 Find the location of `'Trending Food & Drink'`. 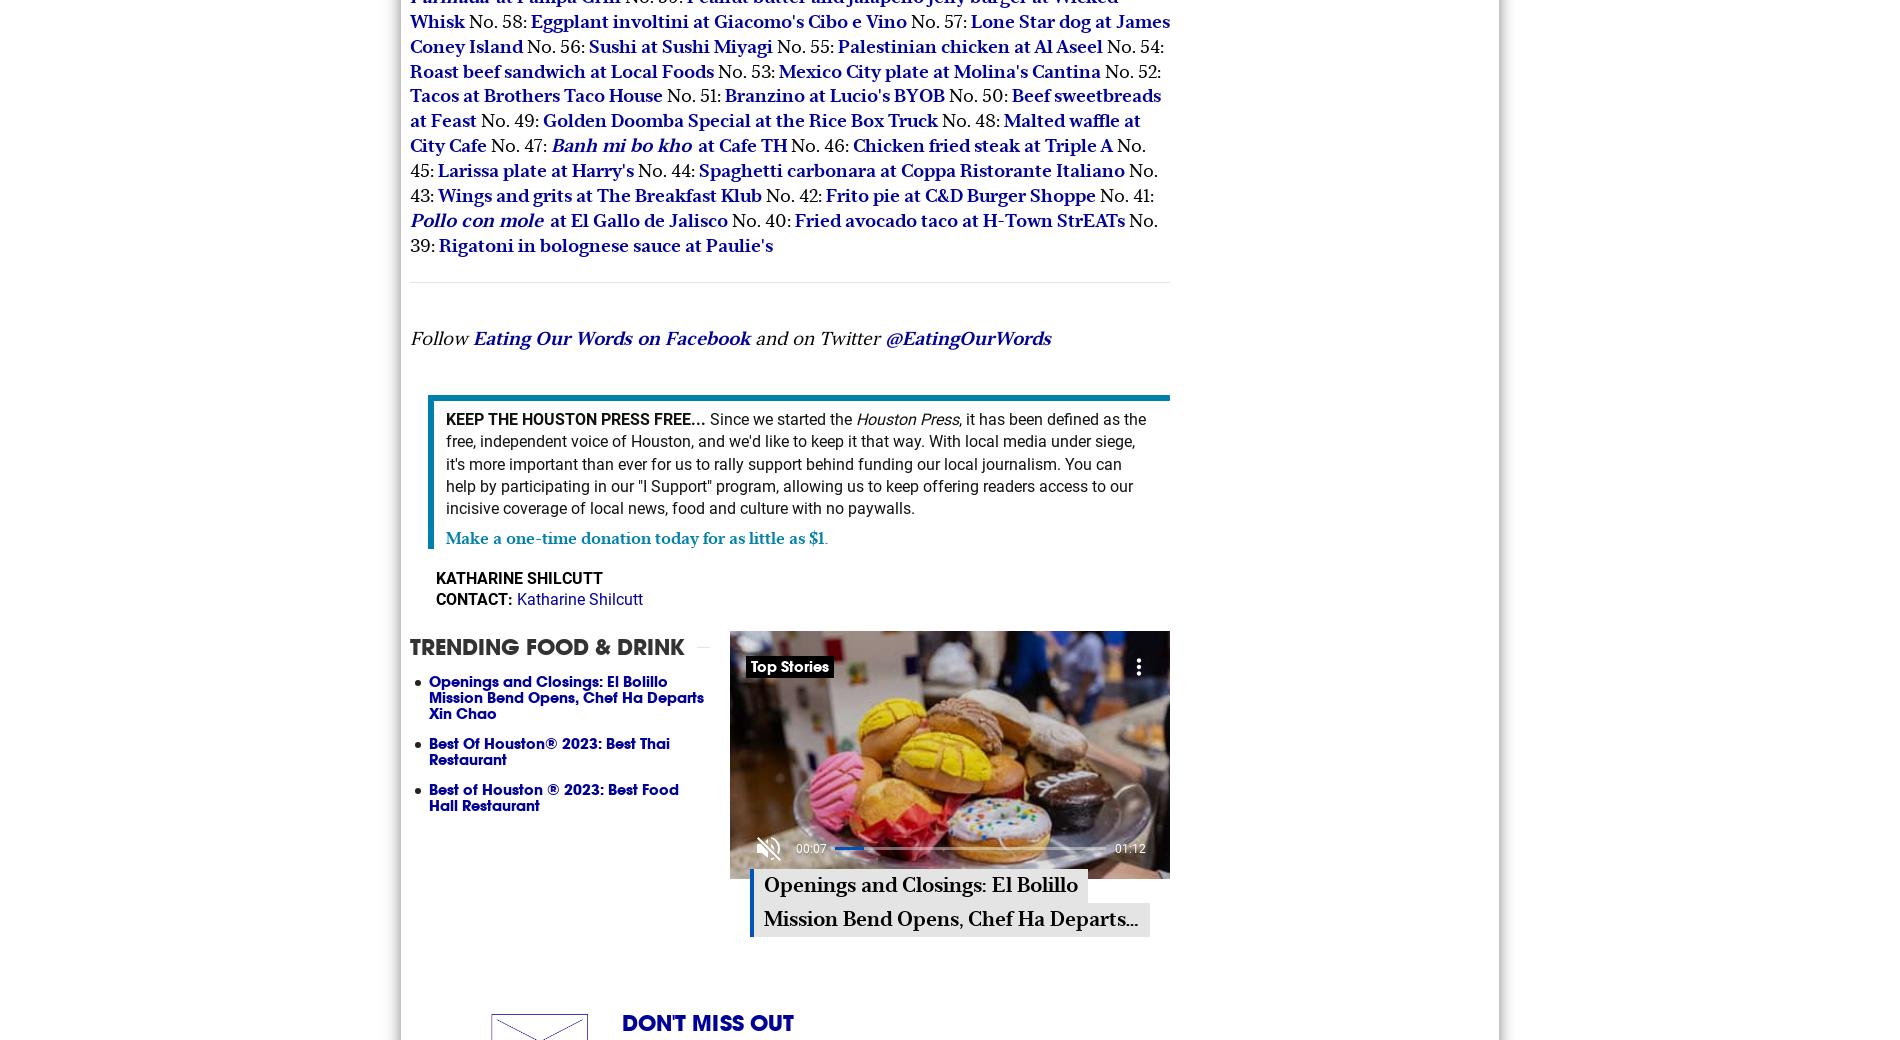

'Trending Food & Drink' is located at coordinates (547, 645).